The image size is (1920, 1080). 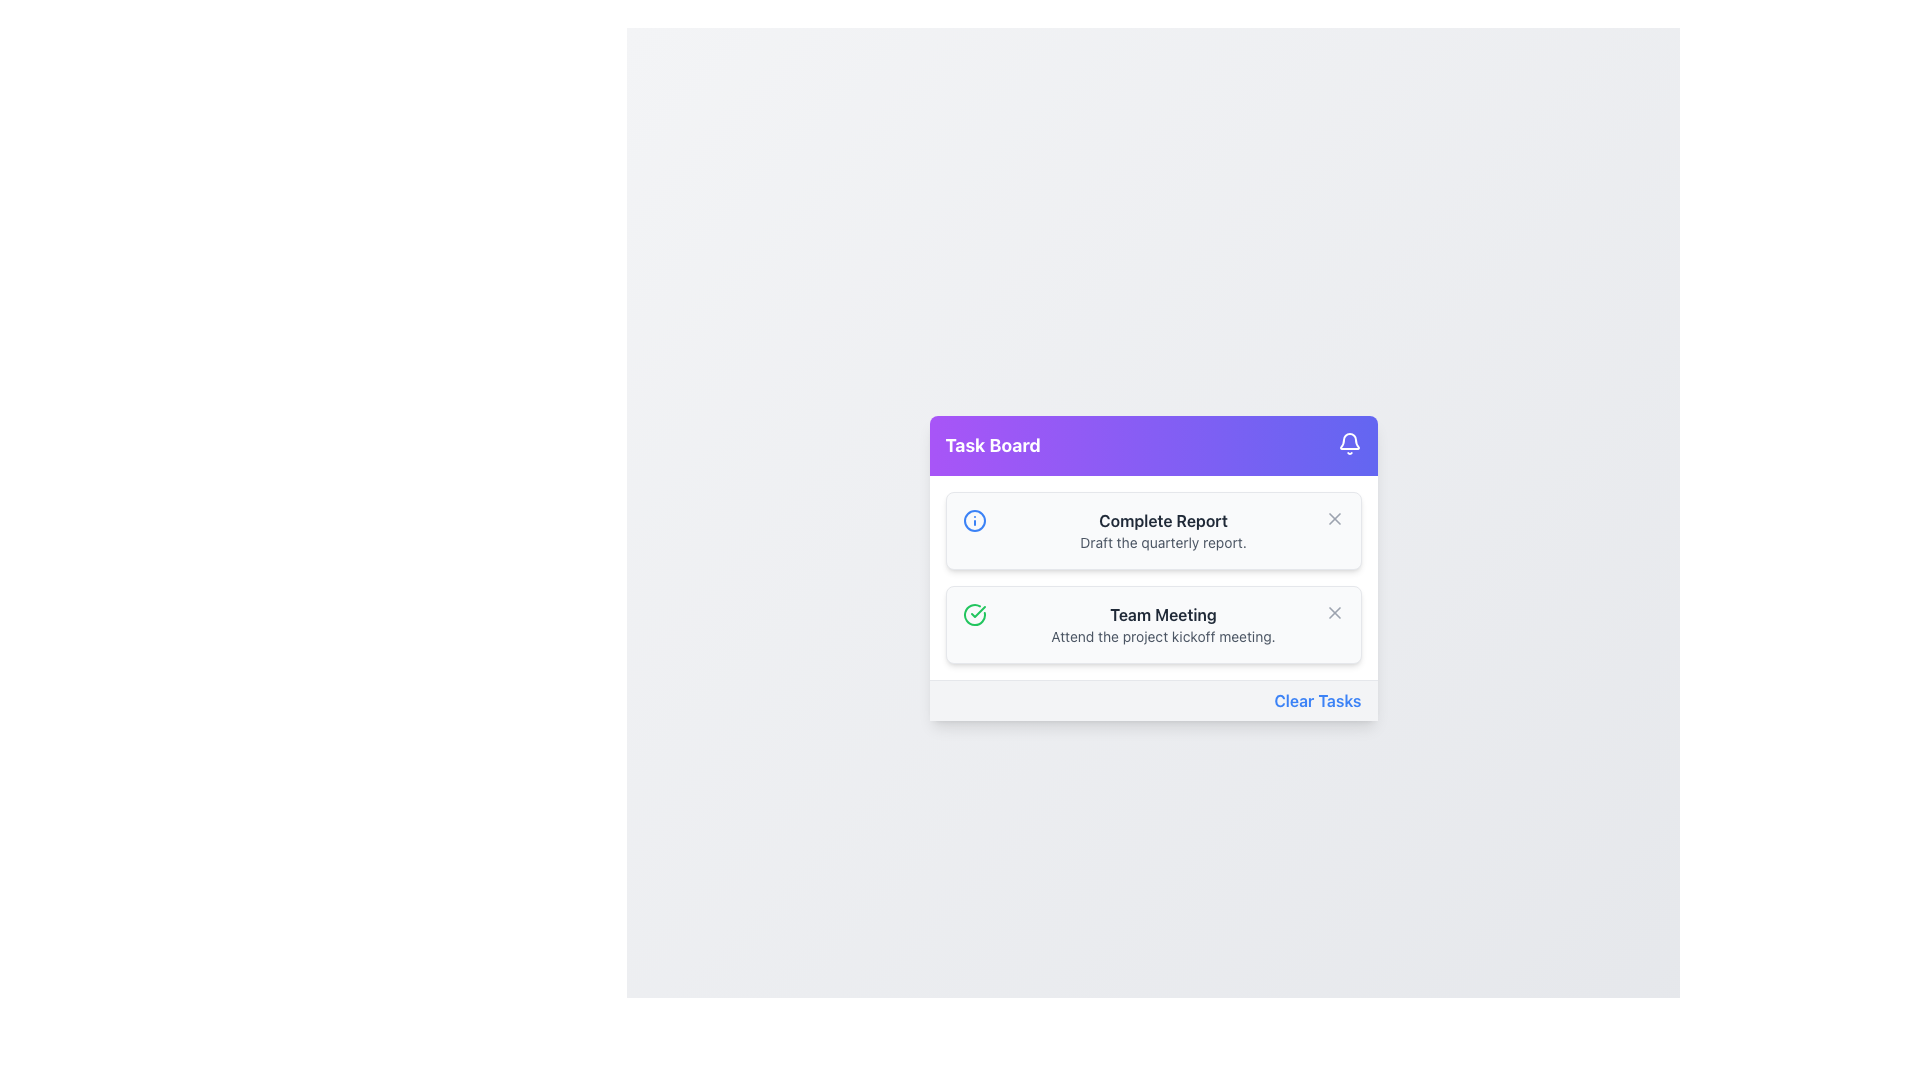 What do you see at coordinates (1163, 529) in the screenshot?
I see `the text display block that shows 'Complete Report' and 'Draft the quarterly report', located in the center column above 'Team Meeting'` at bounding box center [1163, 529].